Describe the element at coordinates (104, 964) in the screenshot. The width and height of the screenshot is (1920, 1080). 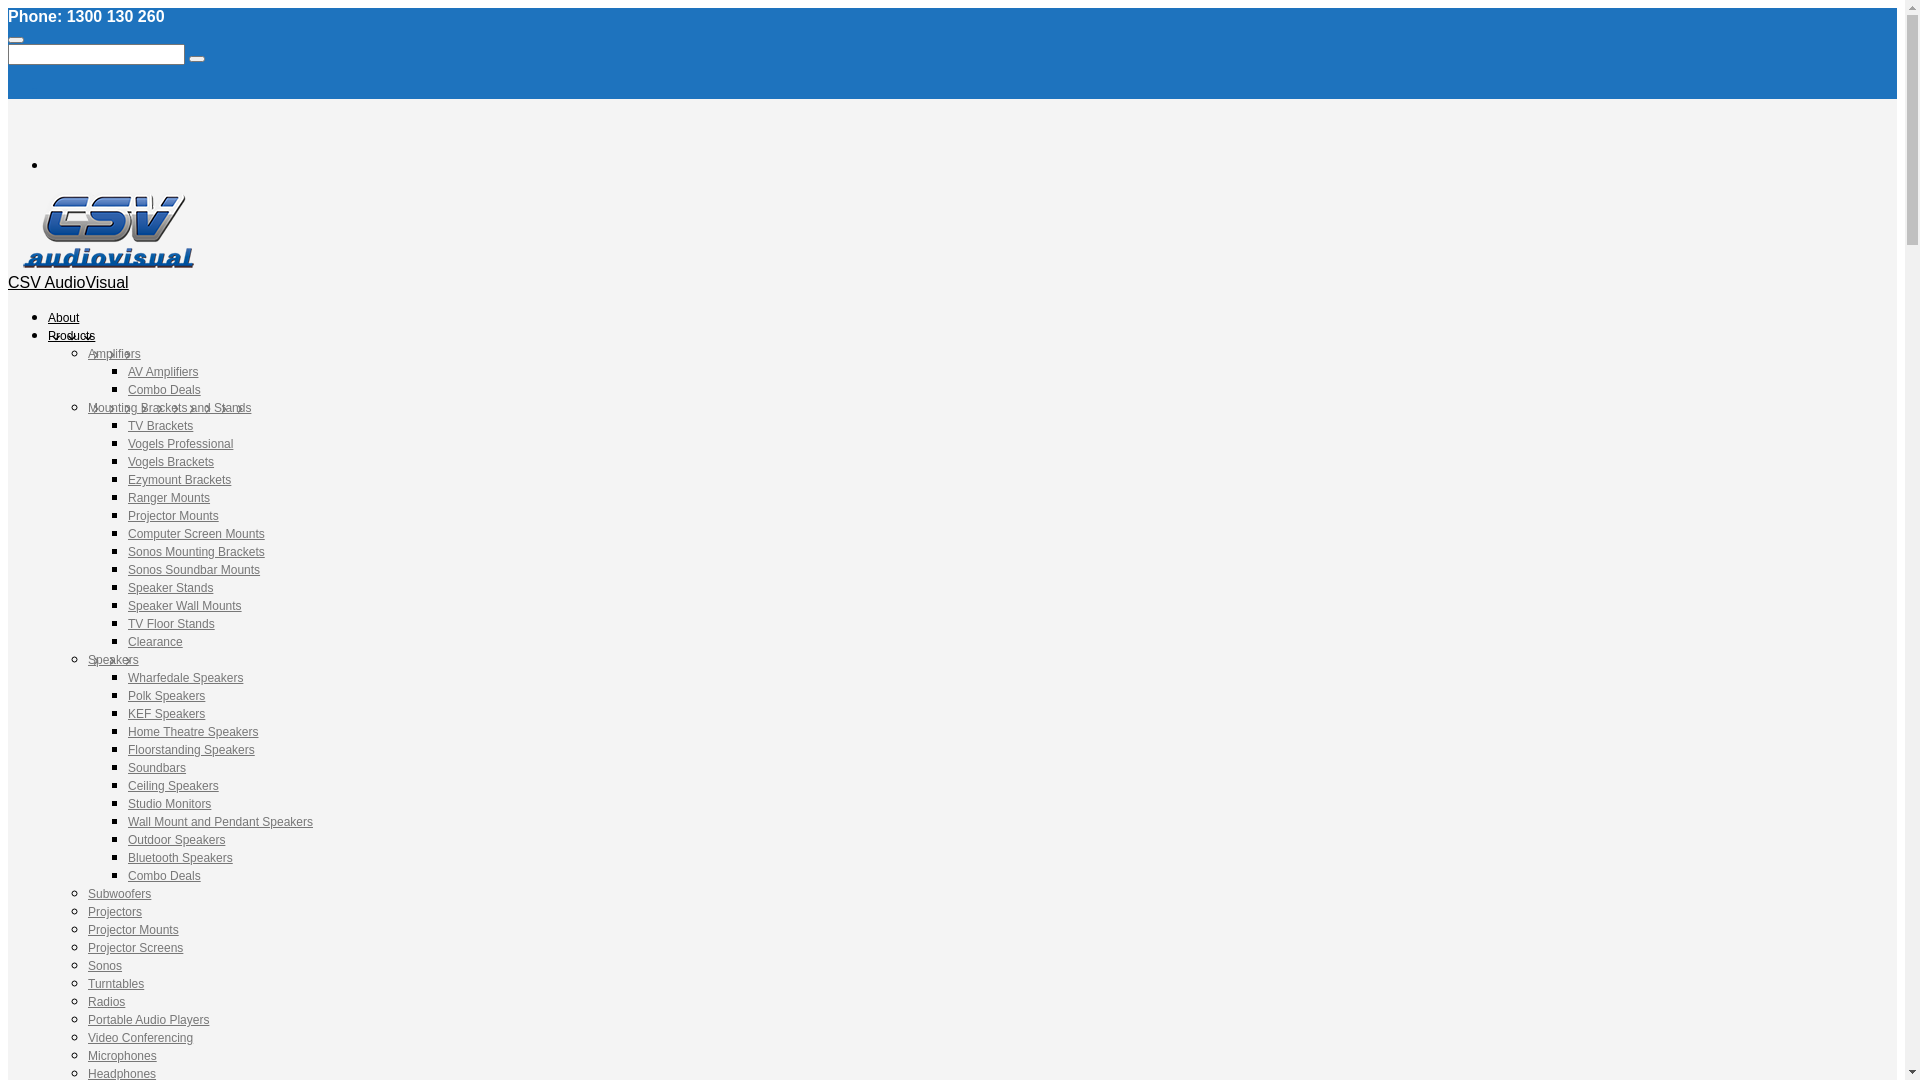
I see `'Sonos'` at that location.